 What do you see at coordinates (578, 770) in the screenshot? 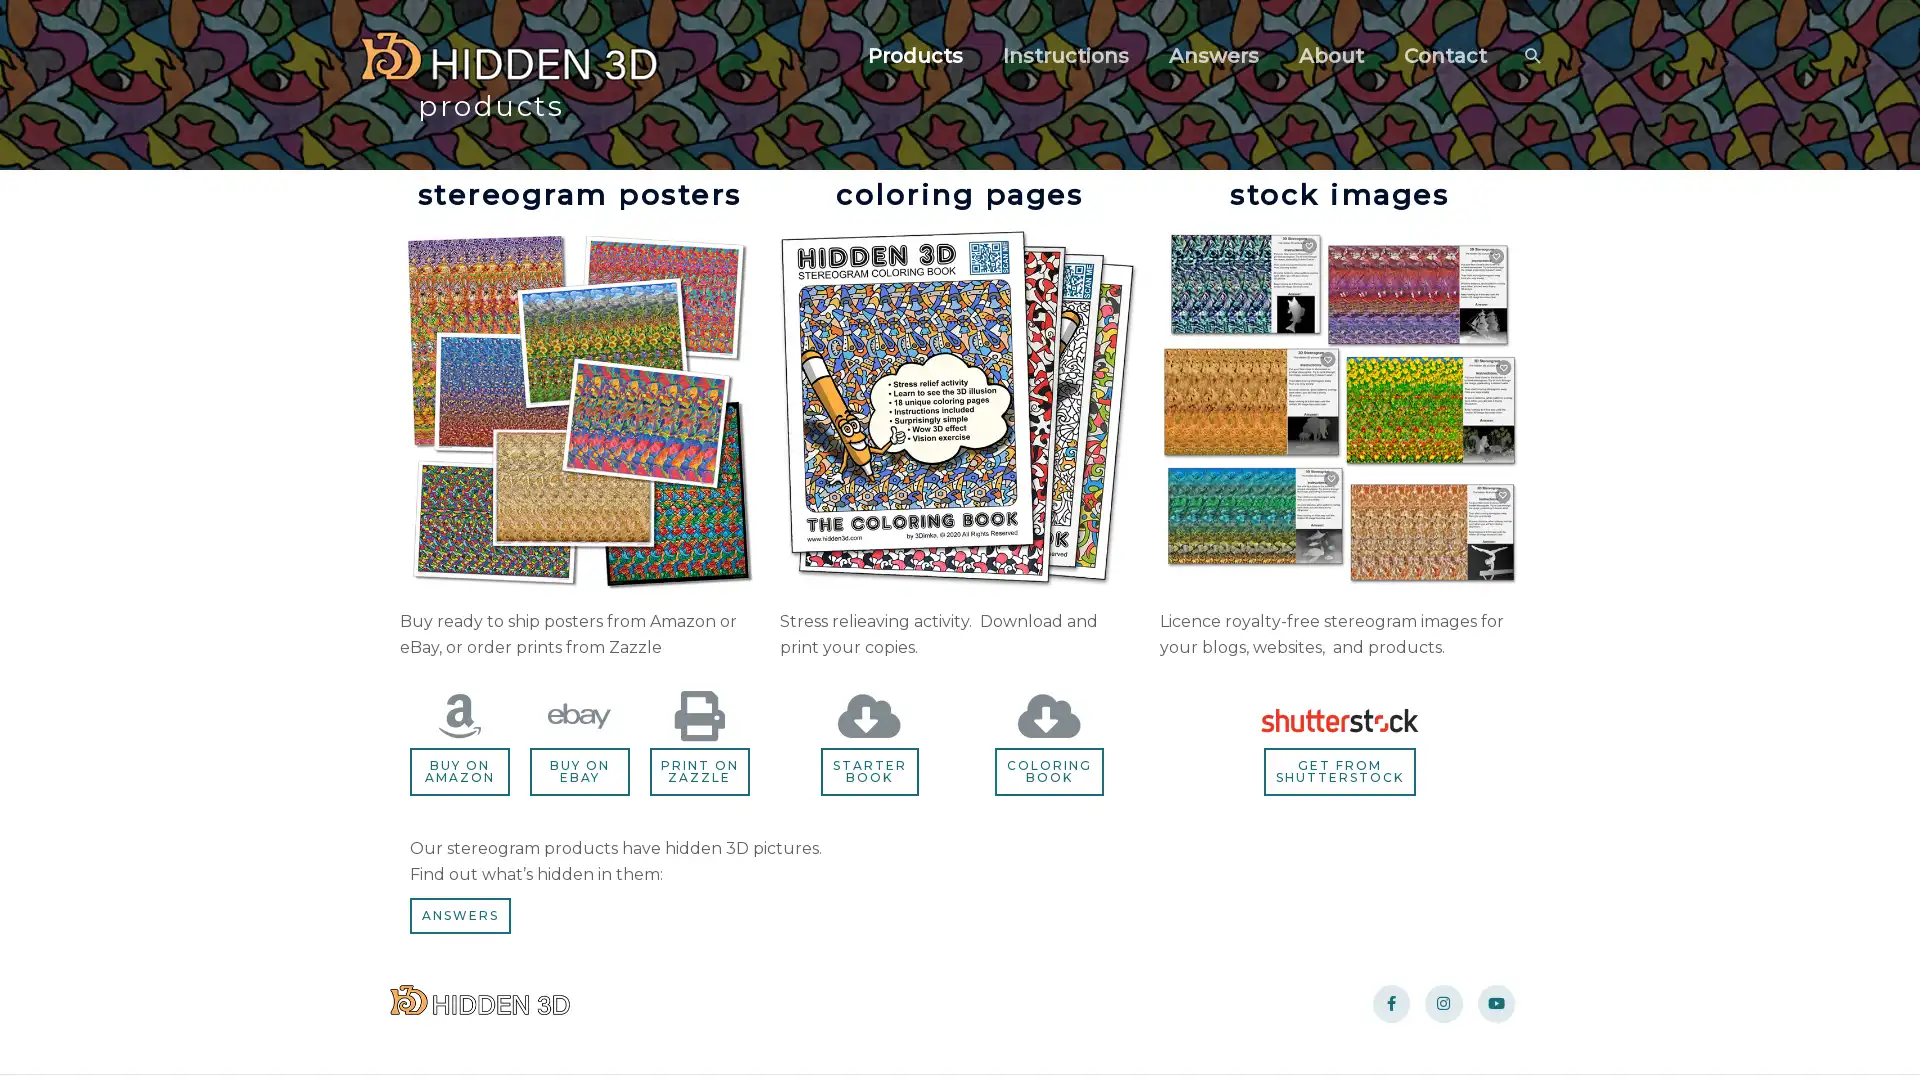
I see `BUY ON EBAY` at bounding box center [578, 770].